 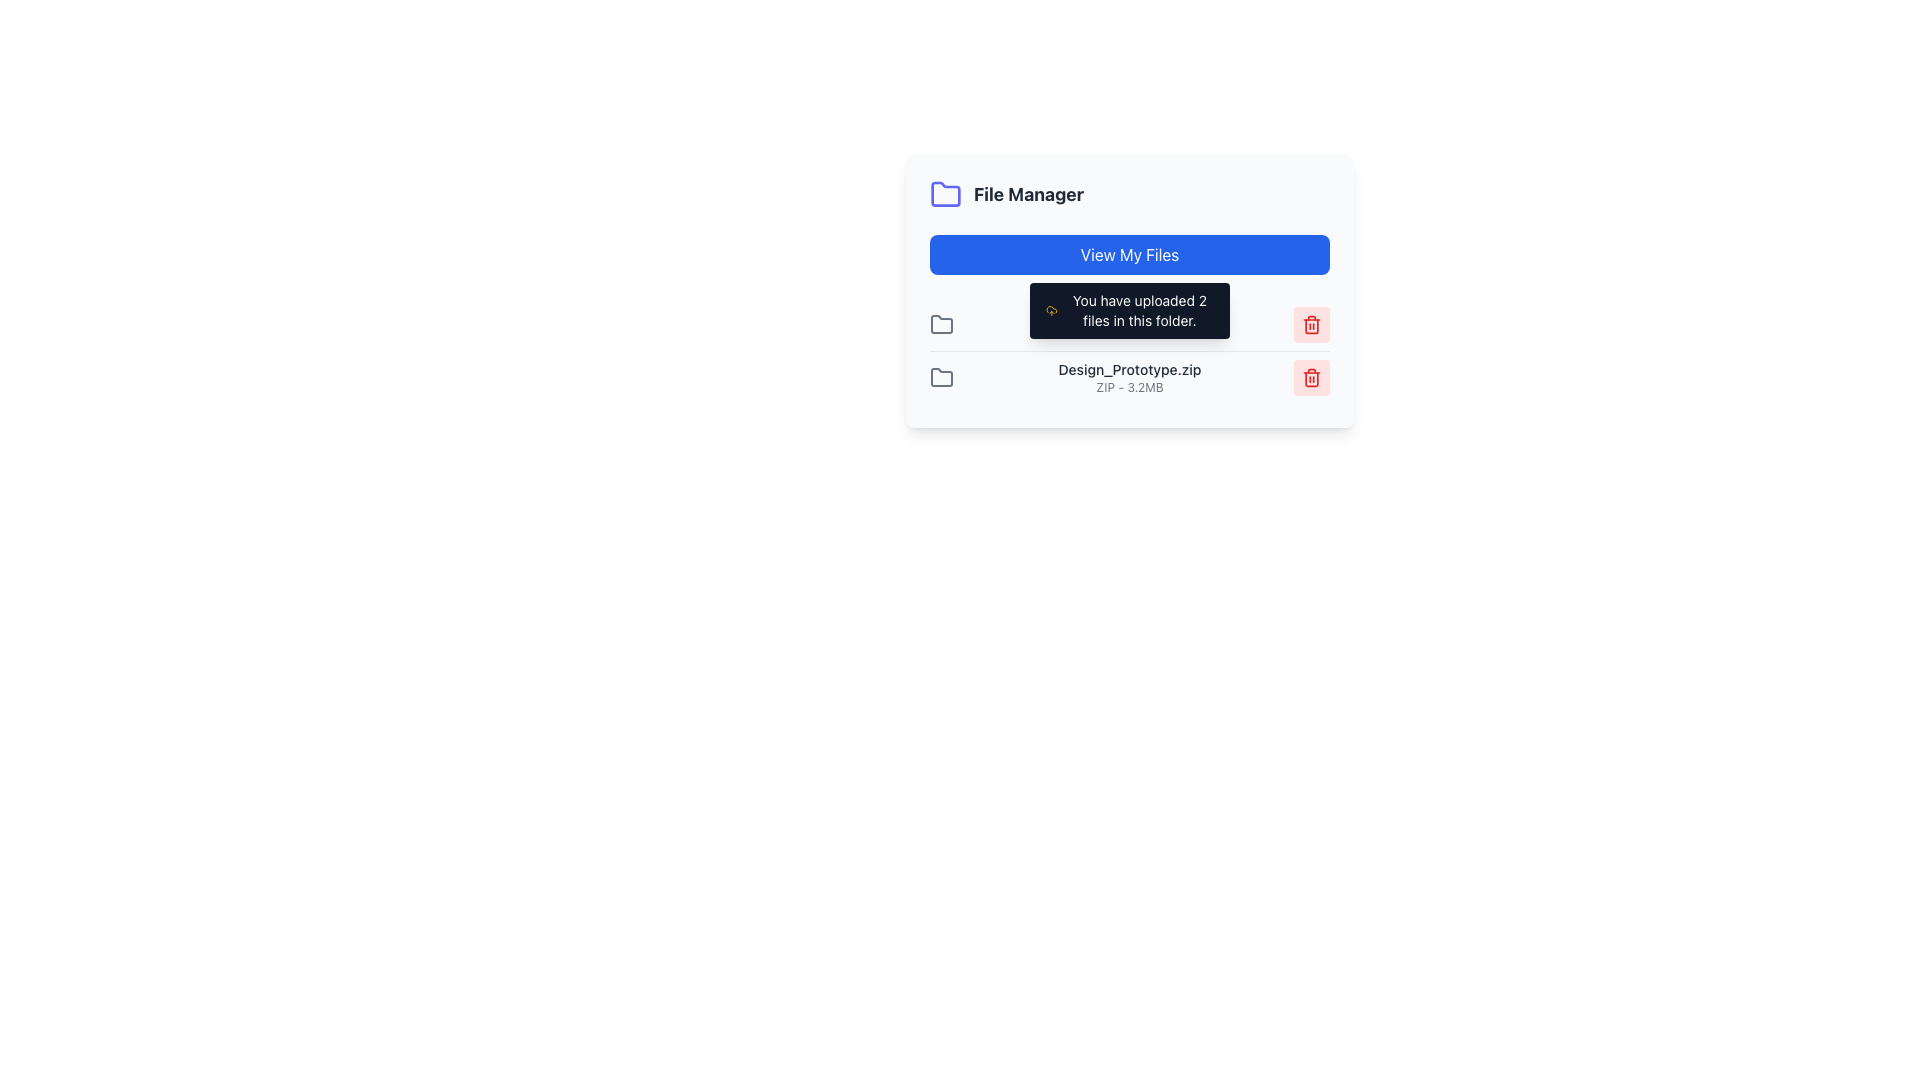 What do you see at coordinates (940, 323) in the screenshot?
I see `the folder icon representing the file 'Project_Documentation.pdfPDF - 1.4MB', which is located at the beginning of the row containing file metadata` at bounding box center [940, 323].